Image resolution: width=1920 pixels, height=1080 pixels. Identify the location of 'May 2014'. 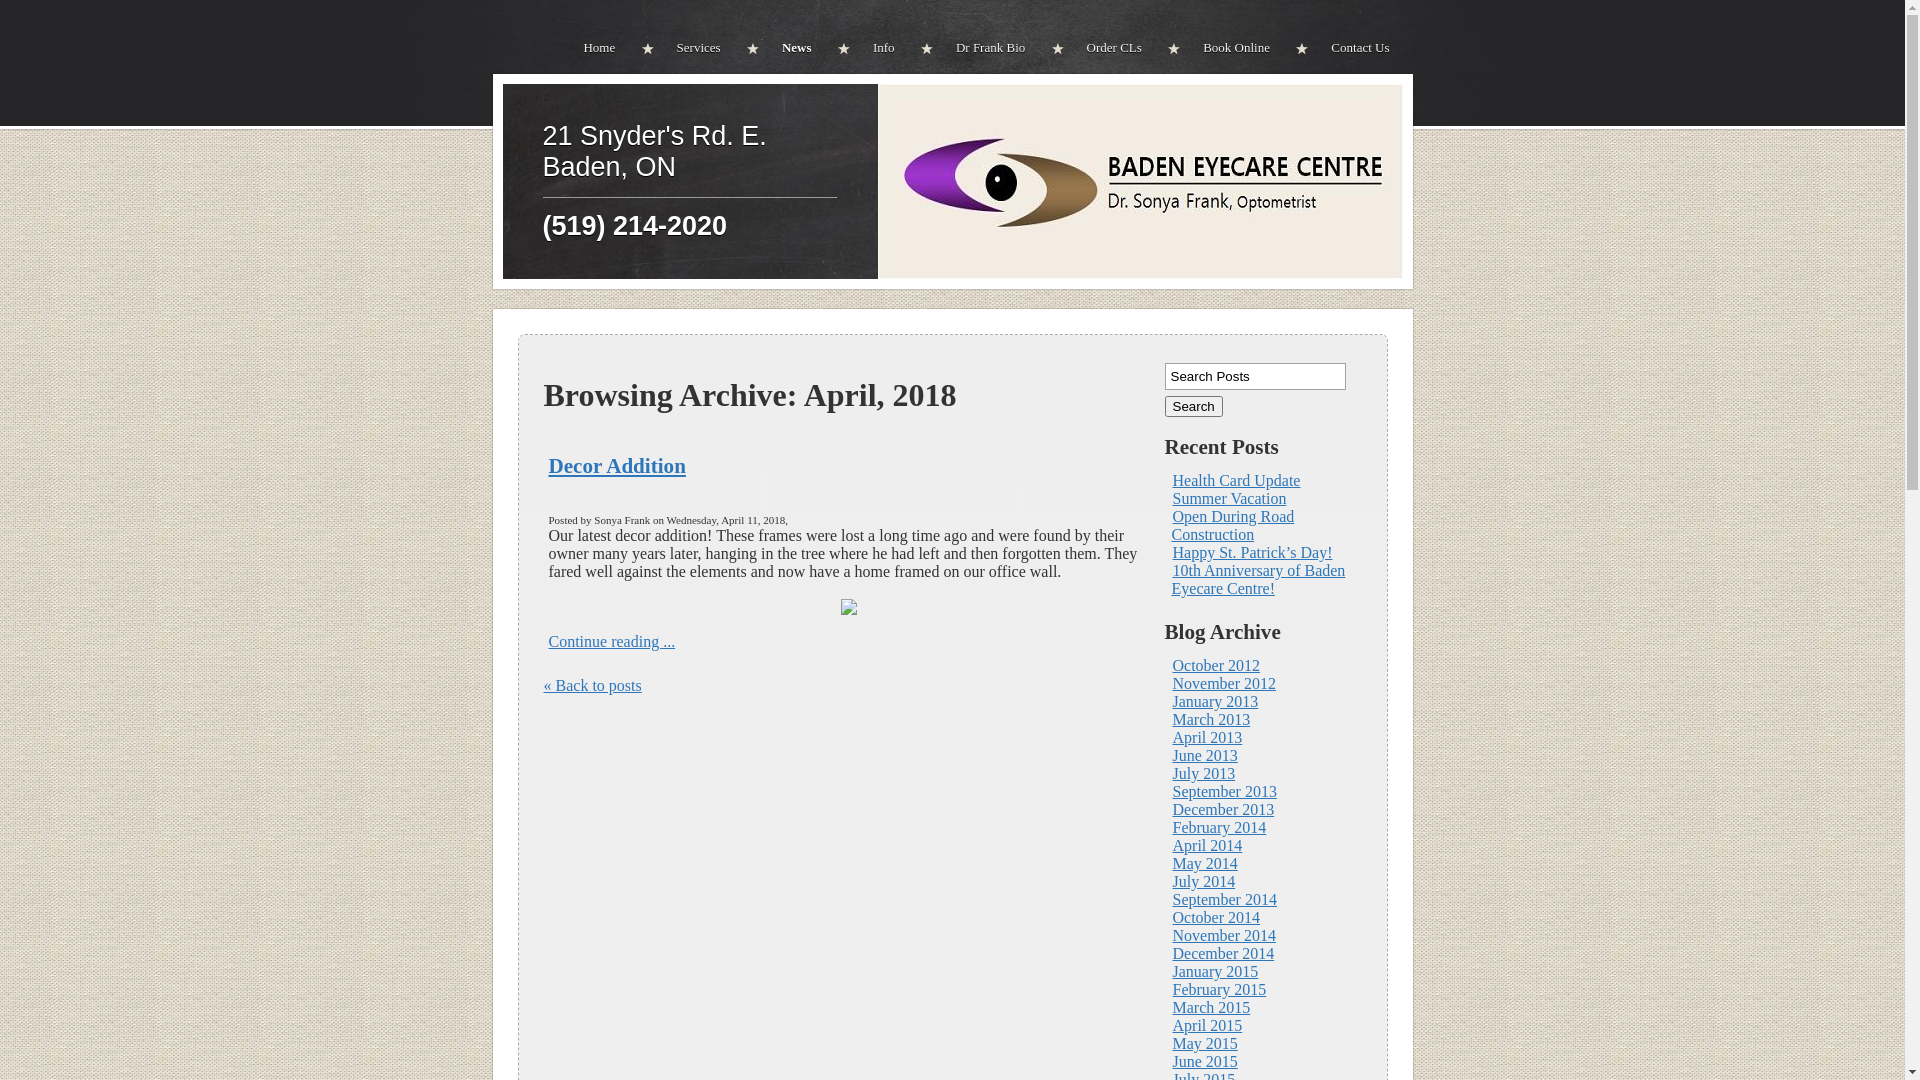
(1203, 862).